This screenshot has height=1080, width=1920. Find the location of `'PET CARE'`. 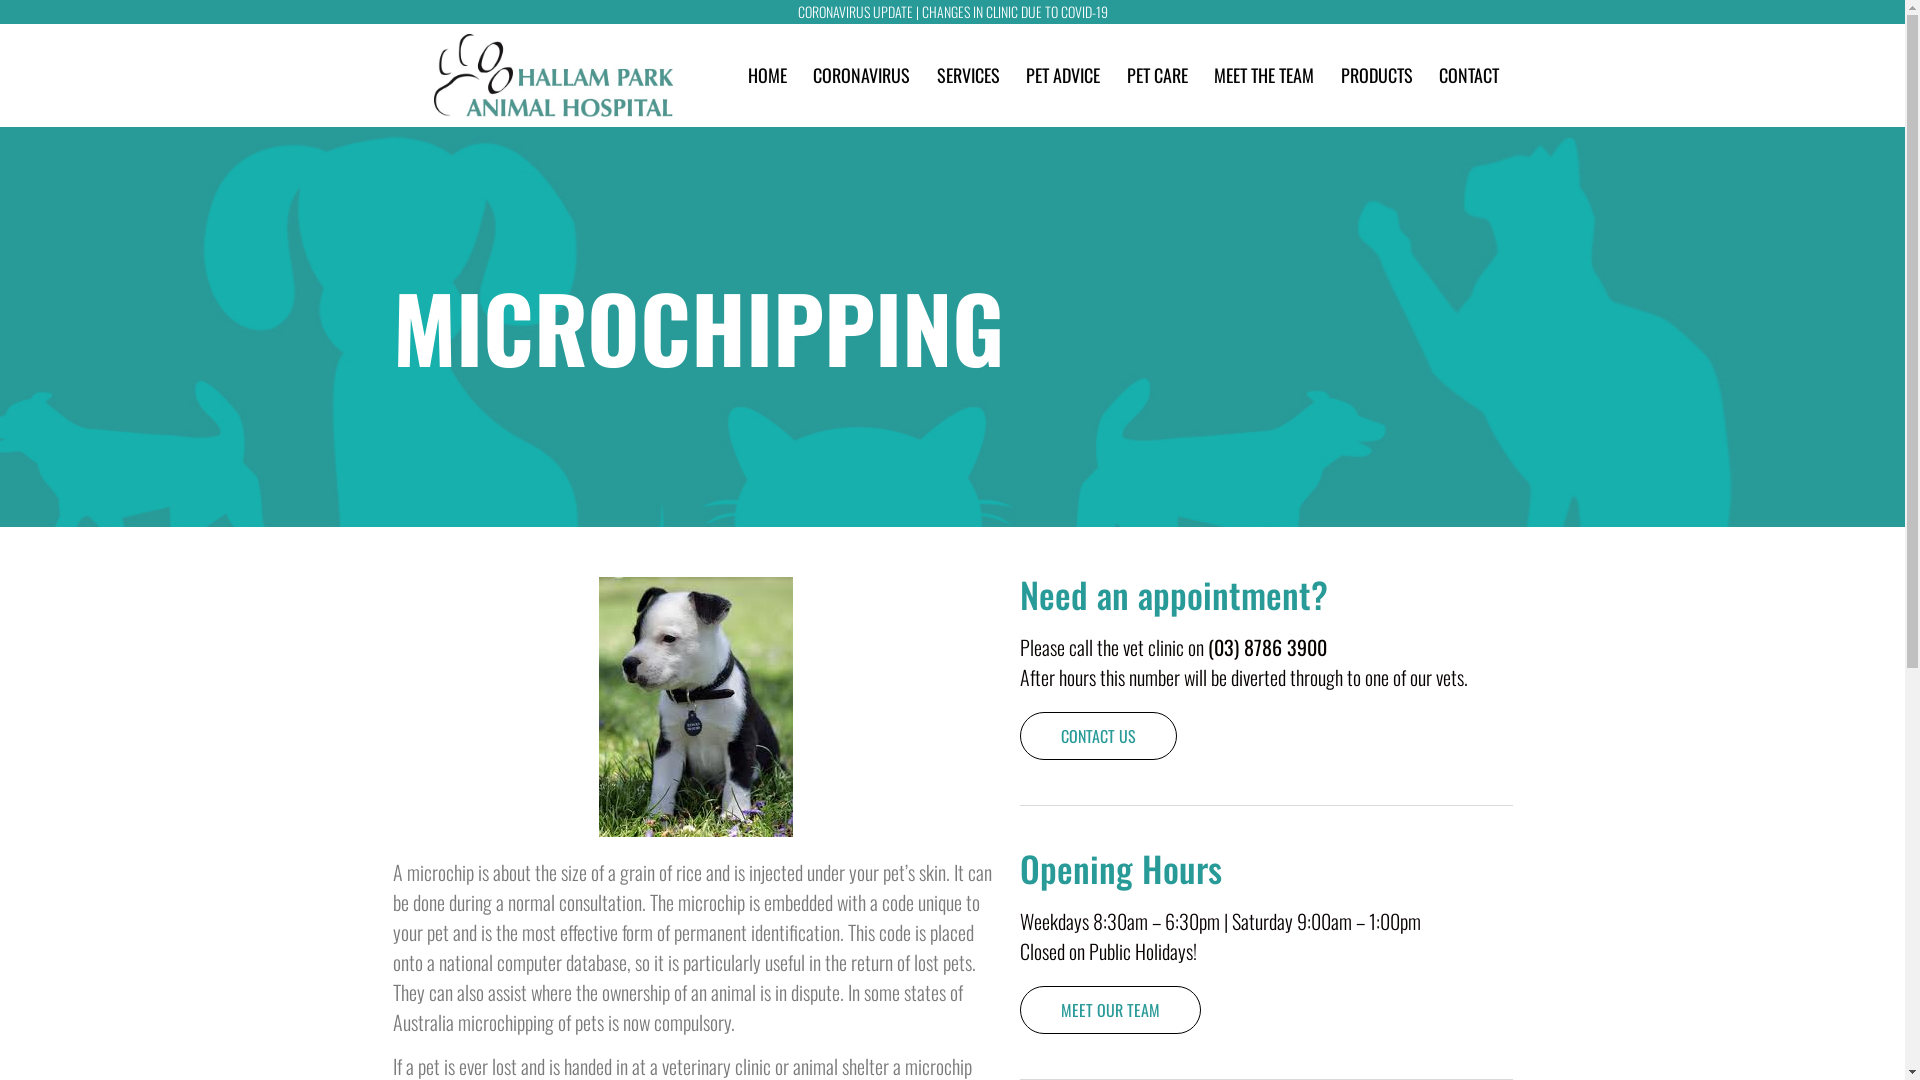

'PET CARE' is located at coordinates (1157, 73).